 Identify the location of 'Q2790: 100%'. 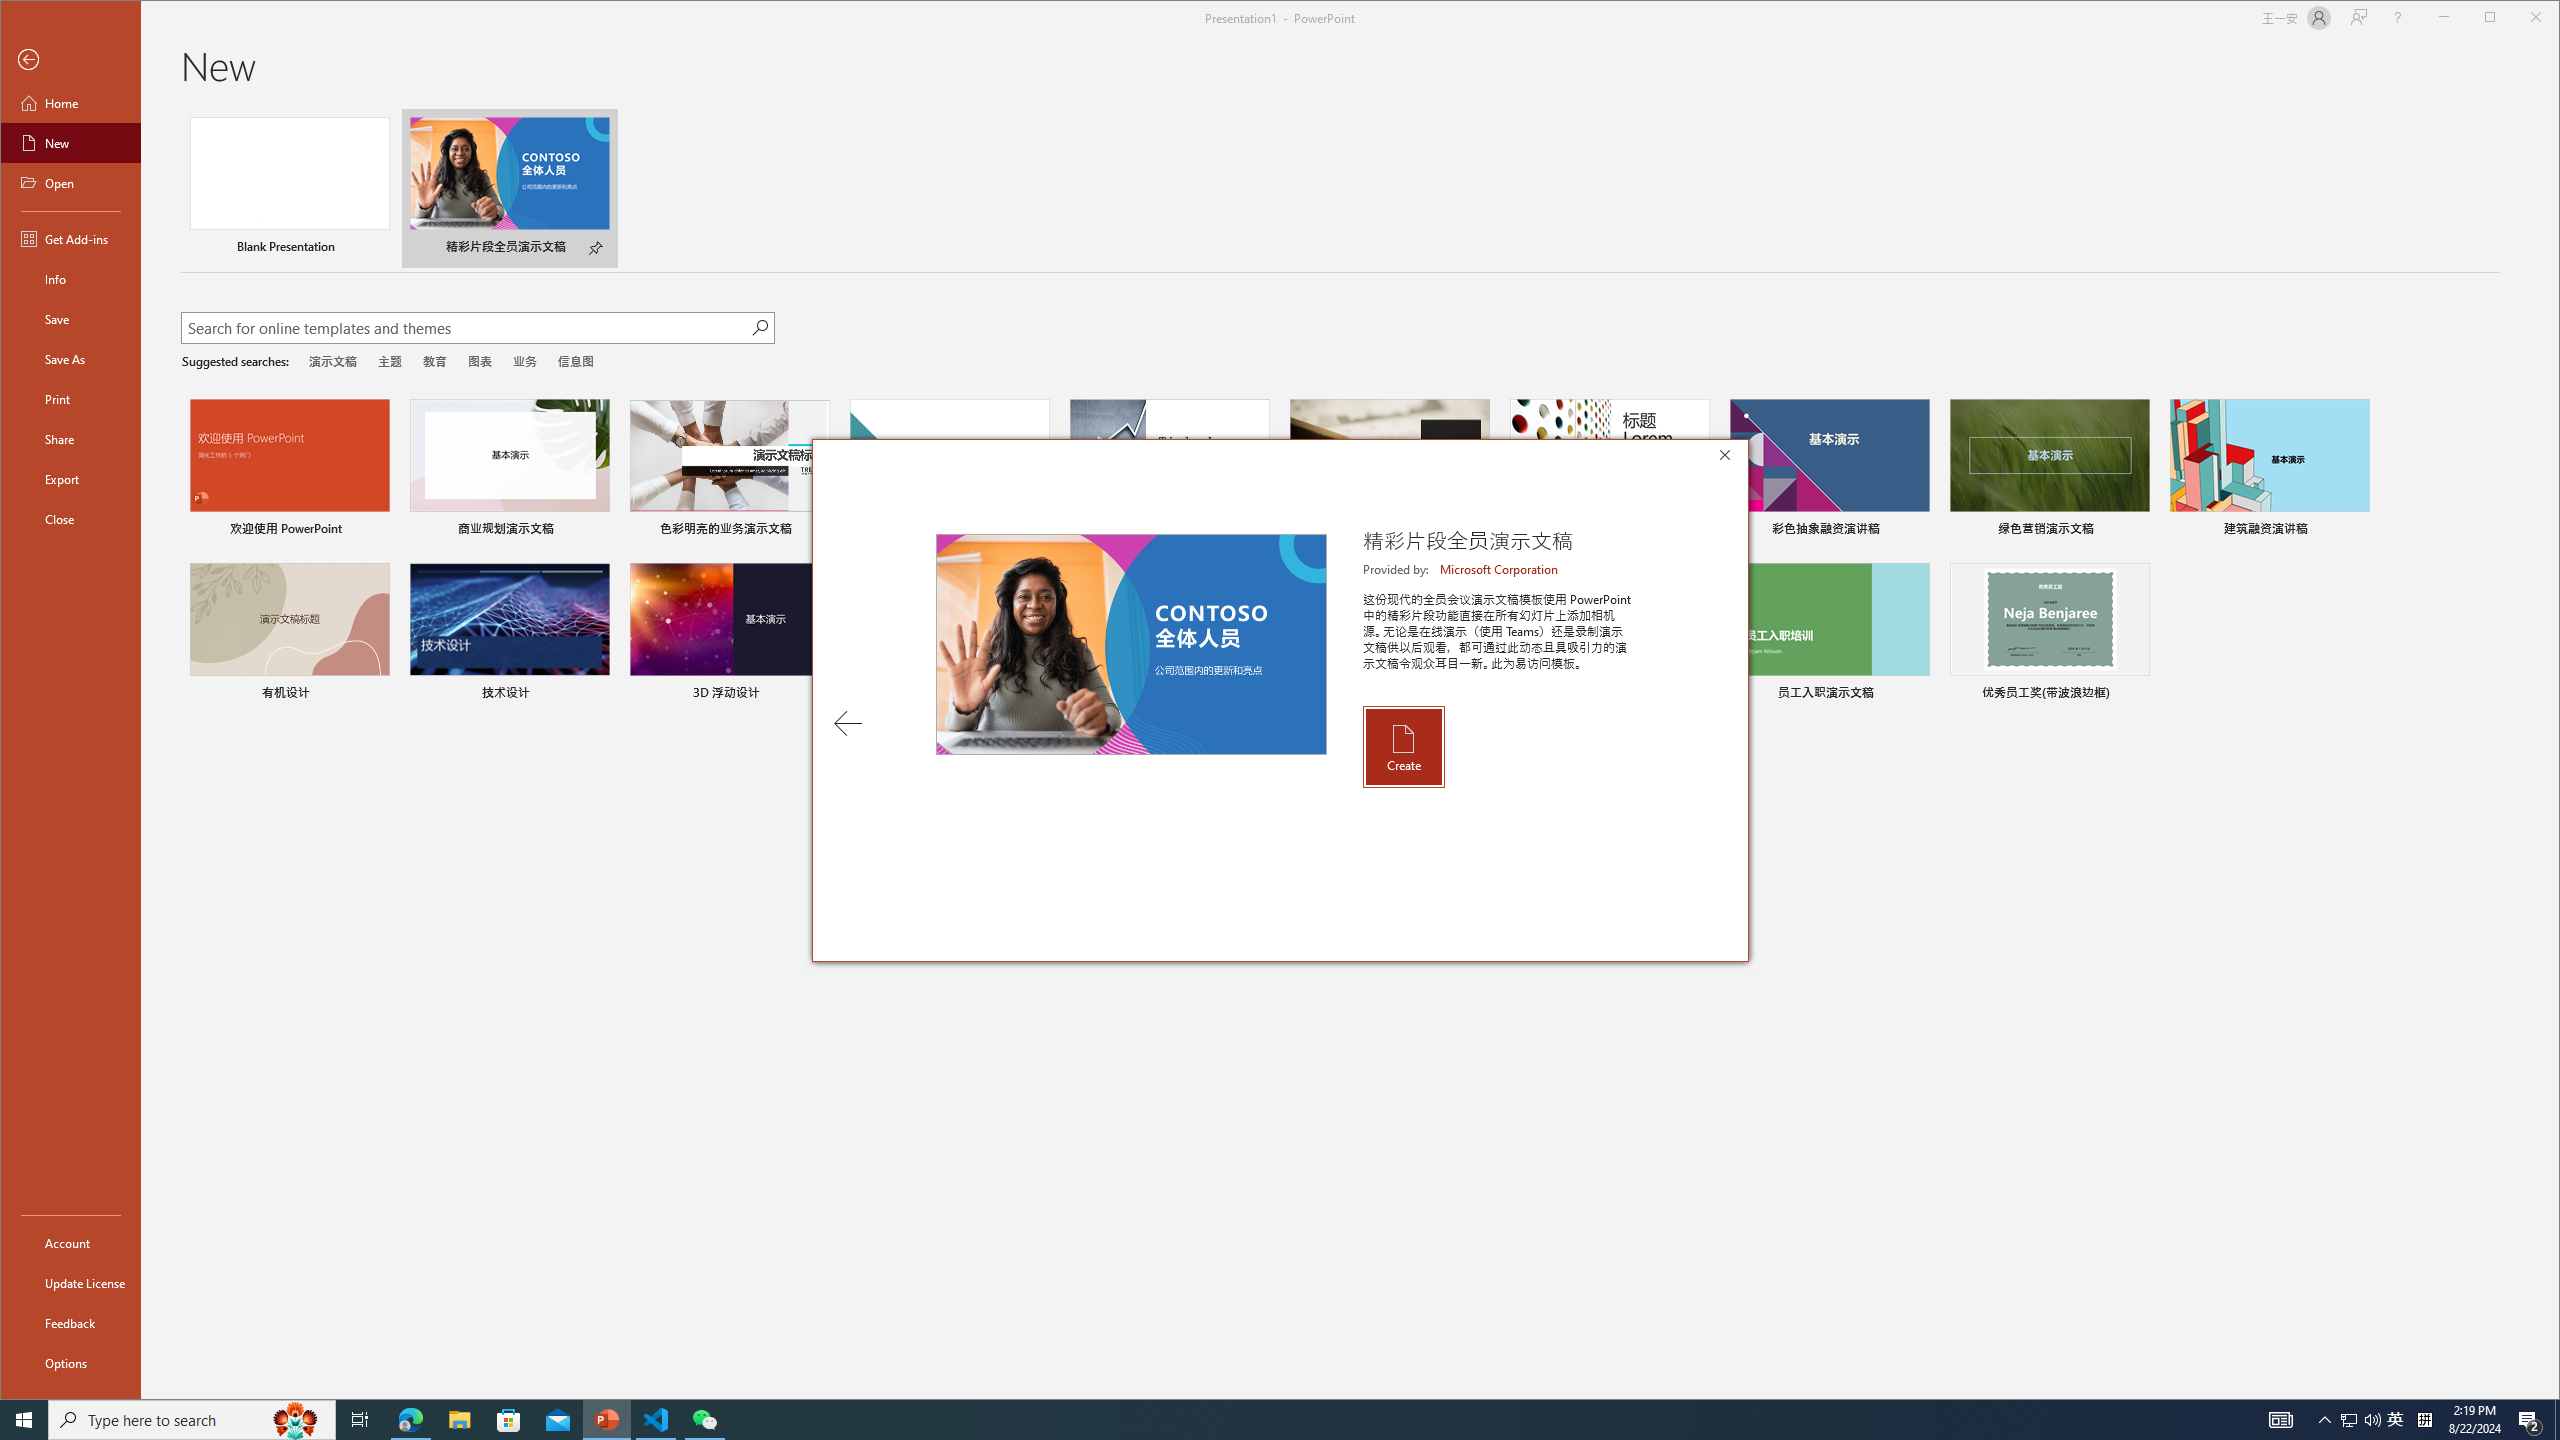
(2372, 1418).